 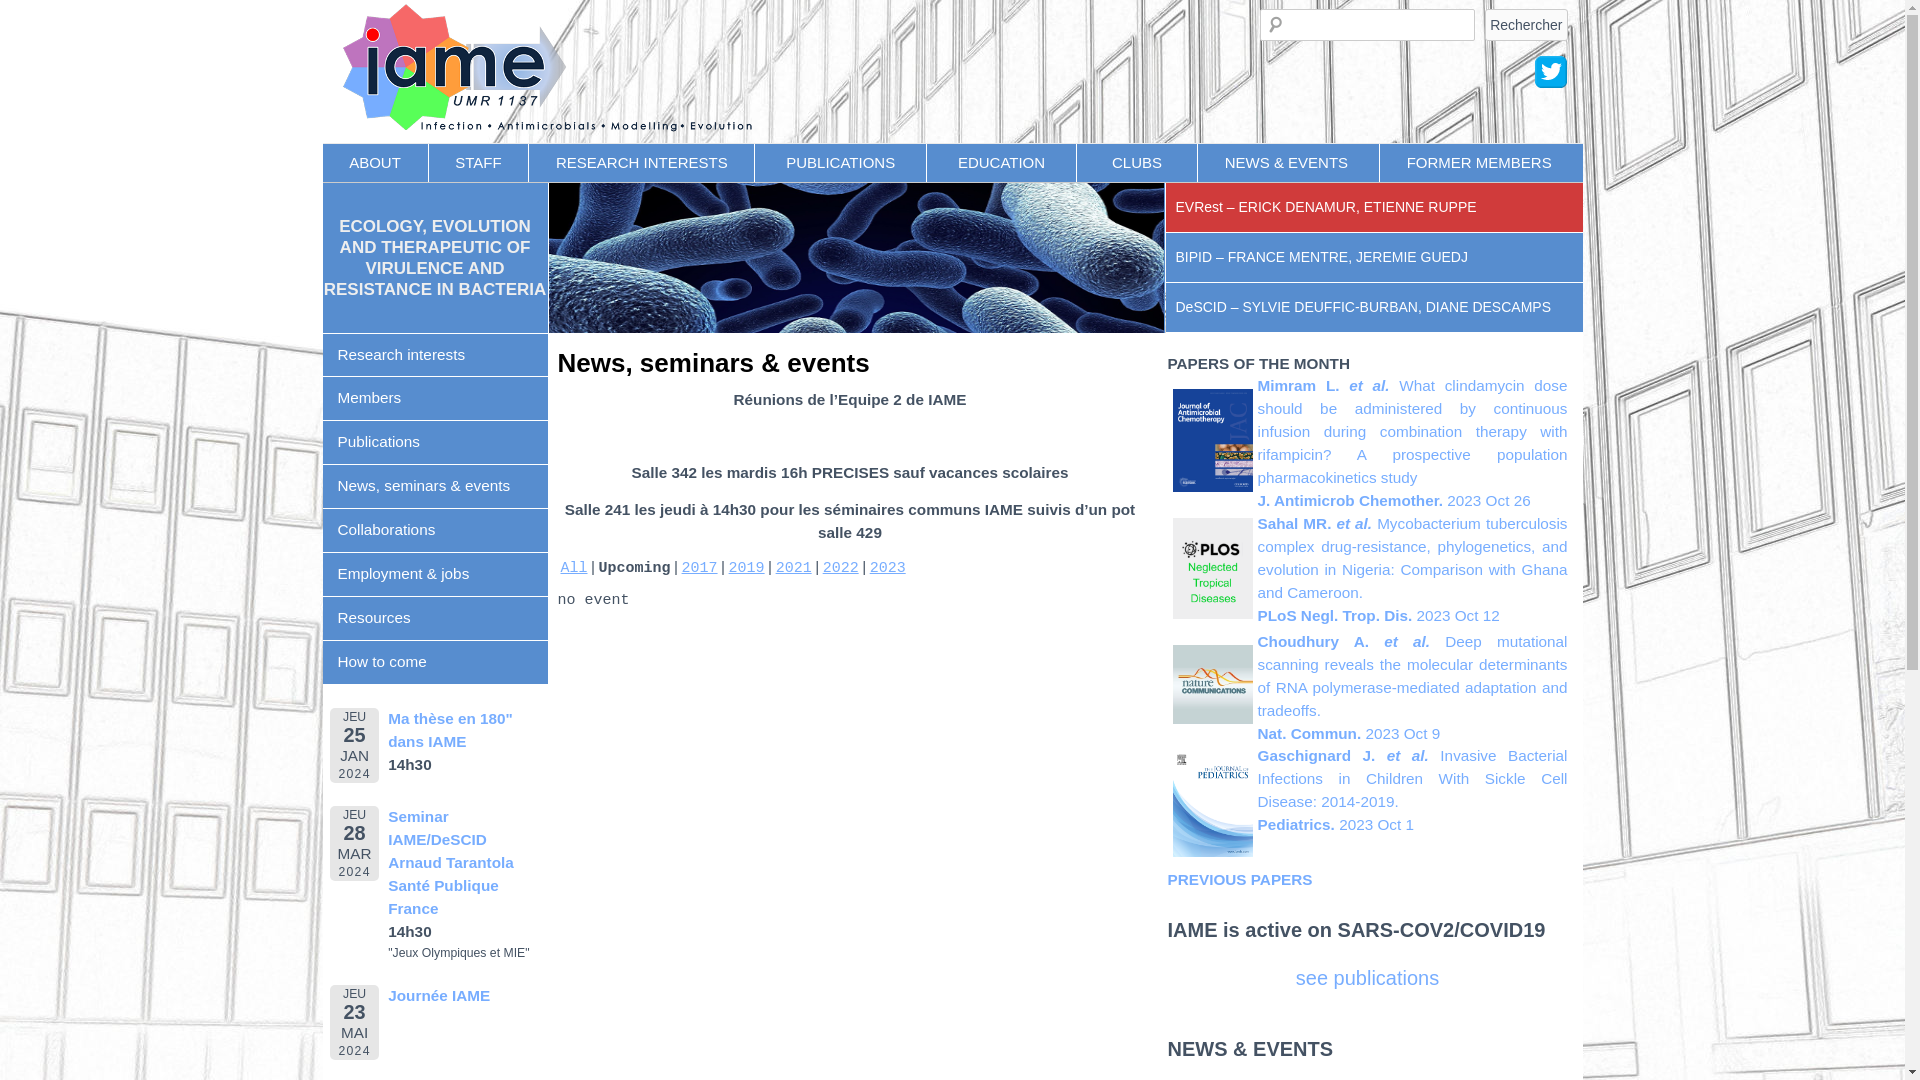 I want to click on 'How to come', so click(x=433, y=663).